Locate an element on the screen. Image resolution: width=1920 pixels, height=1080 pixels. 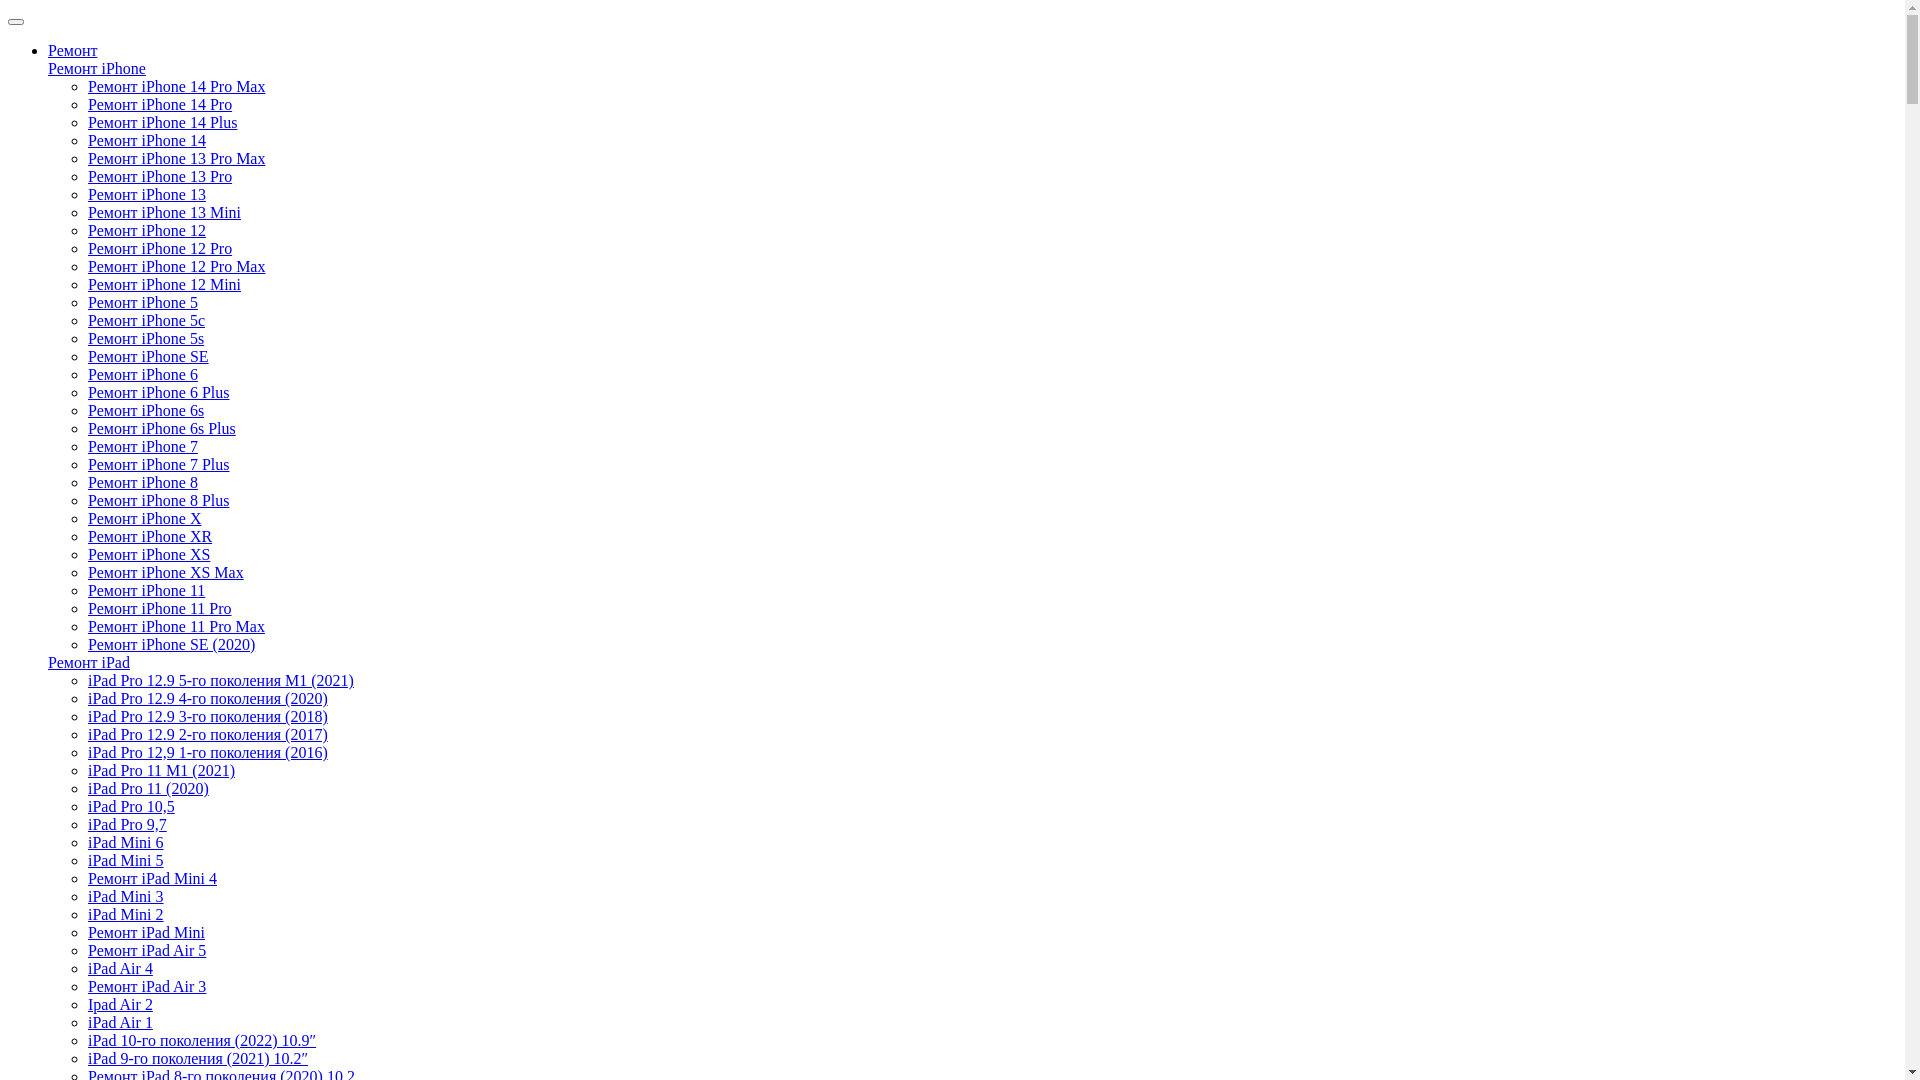
'iPad Mini 2' is located at coordinates (124, 914).